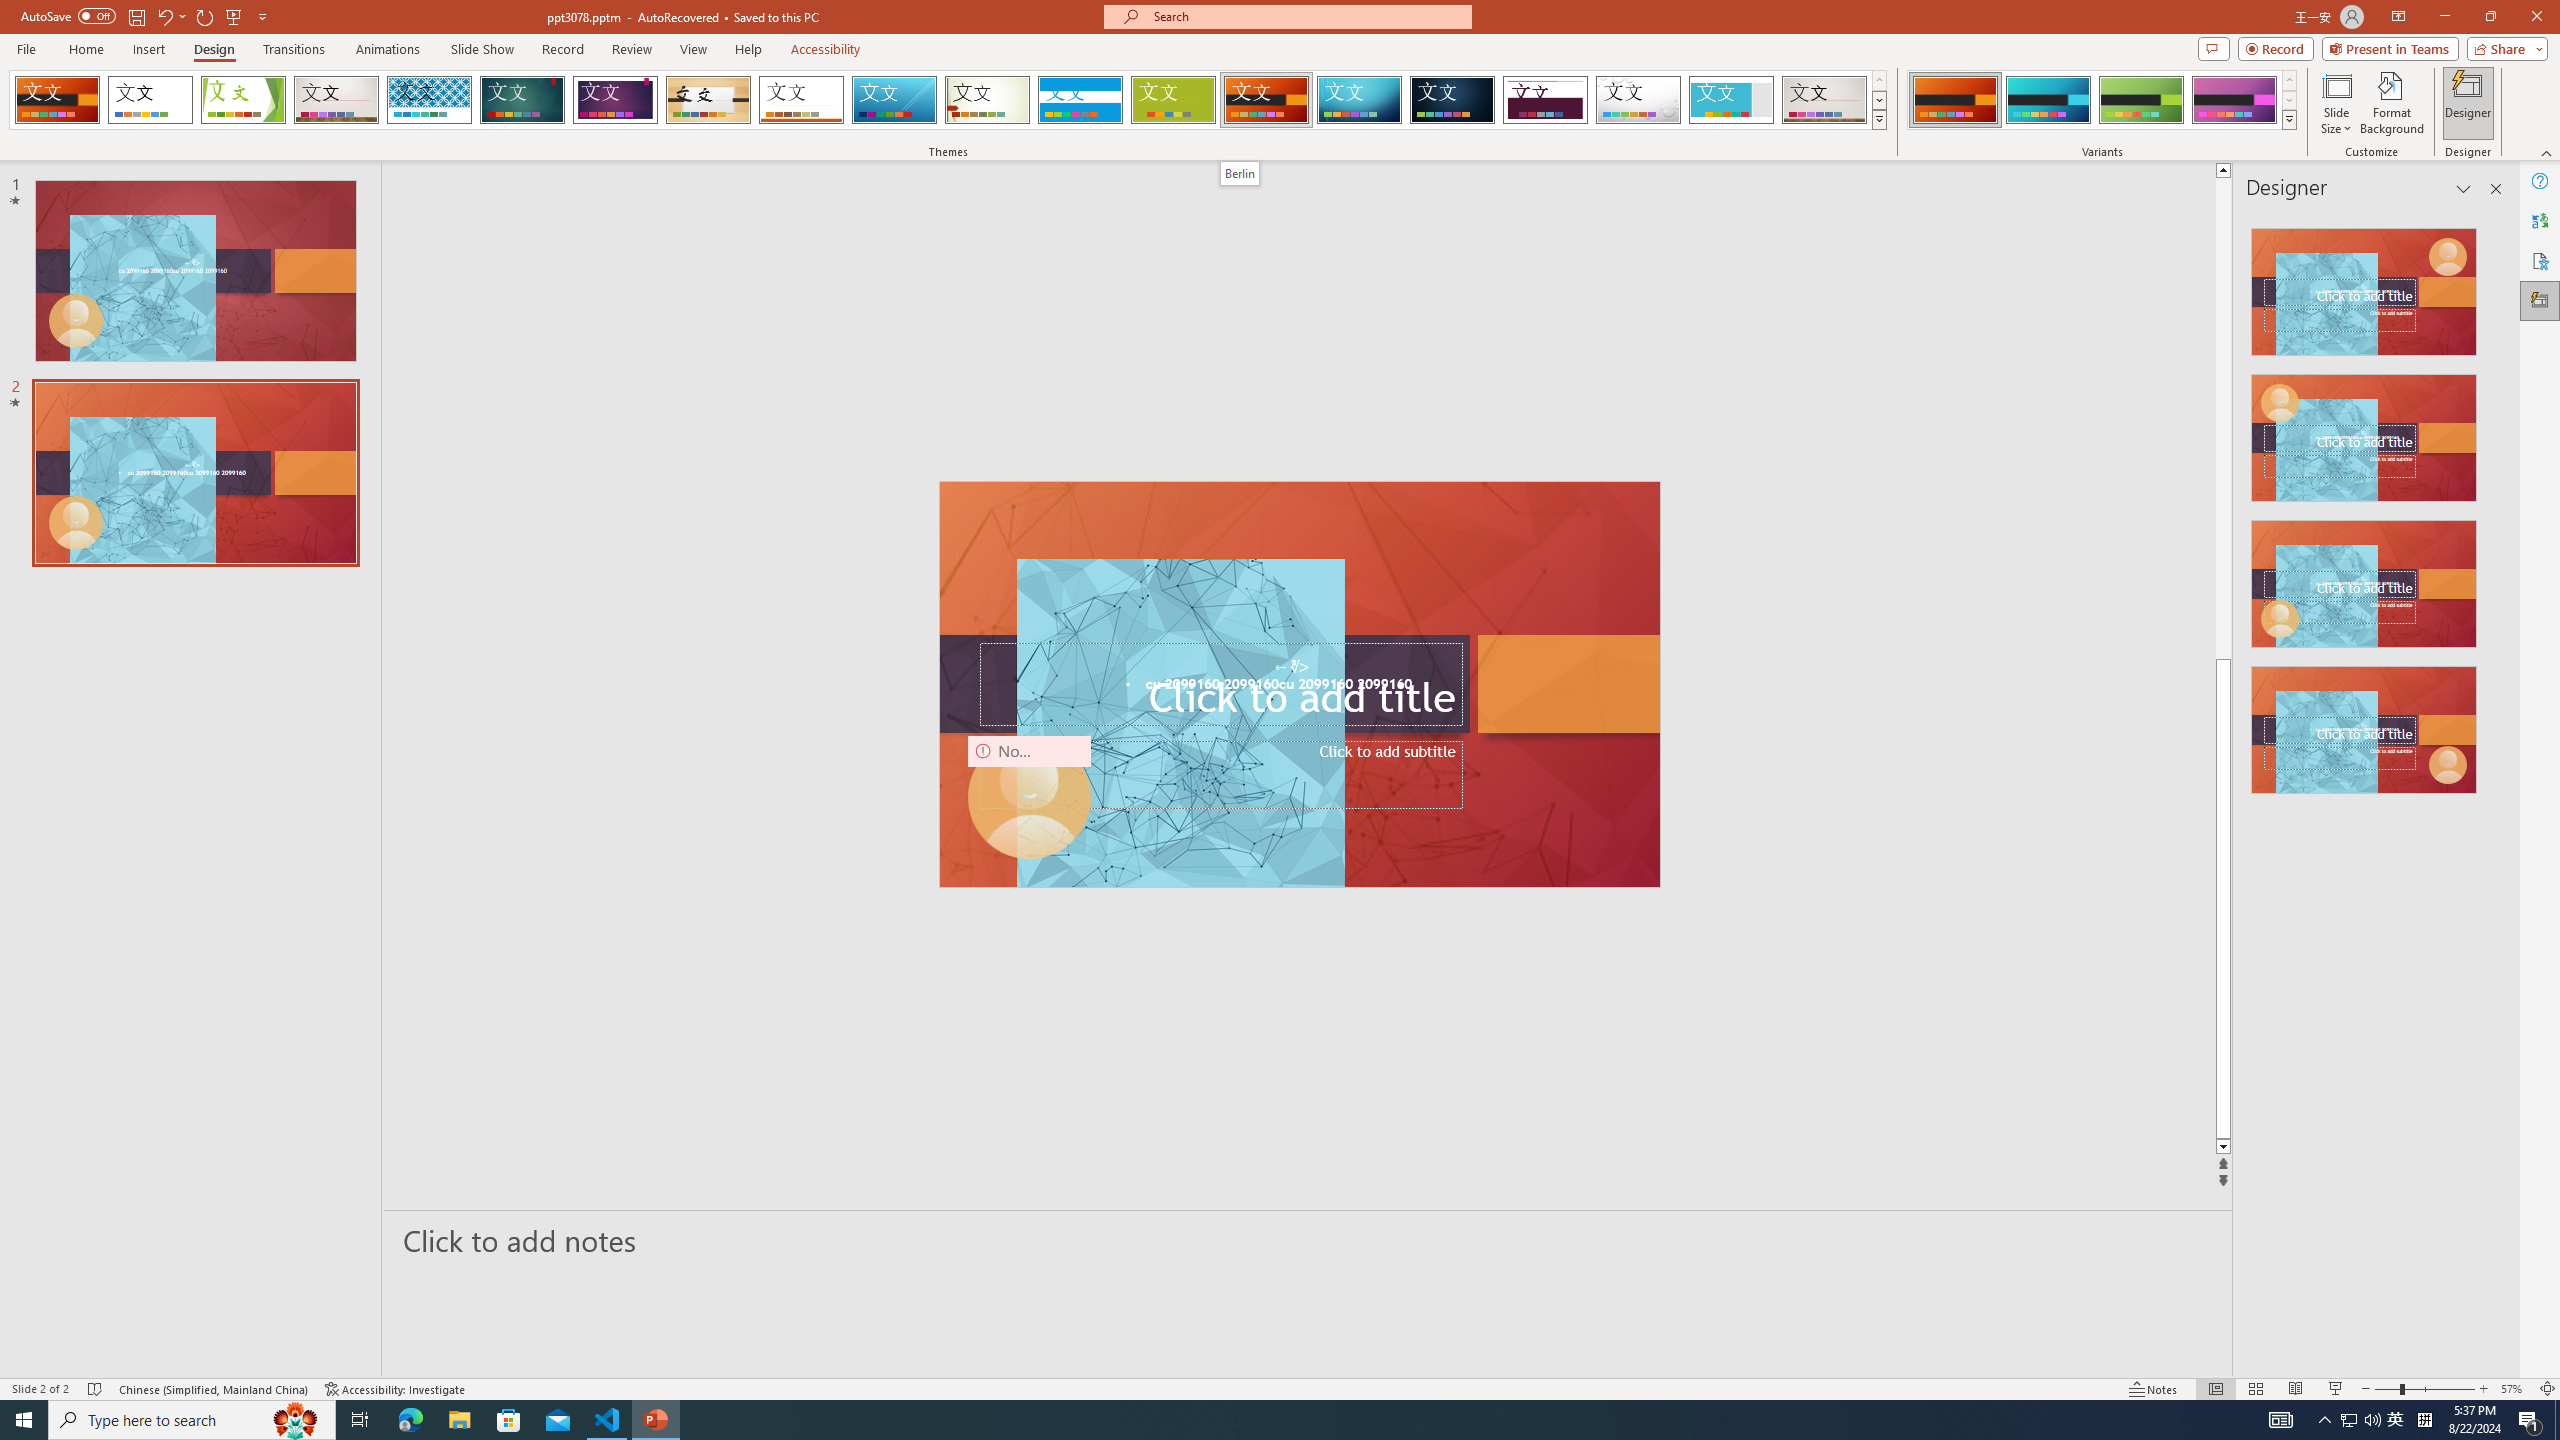  What do you see at coordinates (2392, 103) in the screenshot?
I see `'Format Background'` at bounding box center [2392, 103].